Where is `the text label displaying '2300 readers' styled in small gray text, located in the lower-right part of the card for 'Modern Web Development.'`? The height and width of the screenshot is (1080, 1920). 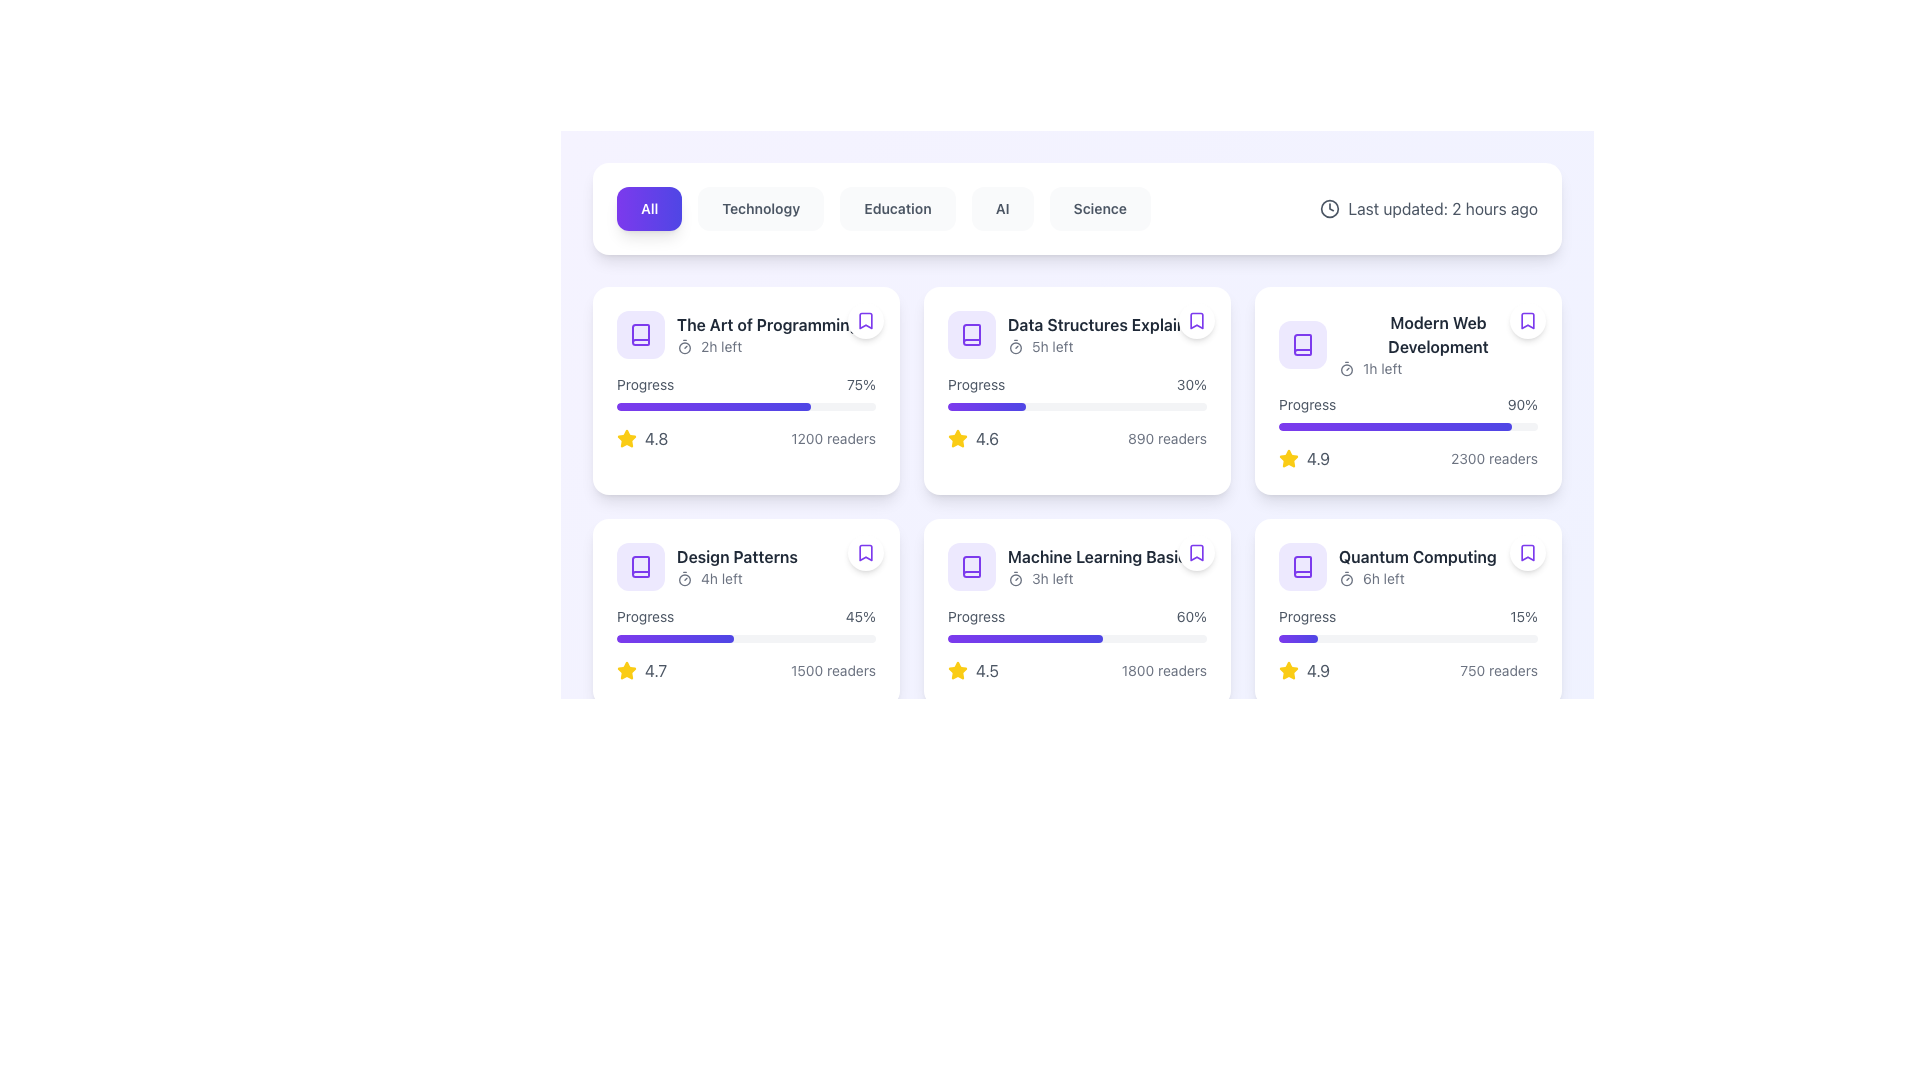
the text label displaying '2300 readers' styled in small gray text, located in the lower-right part of the card for 'Modern Web Development.' is located at coordinates (1494, 459).